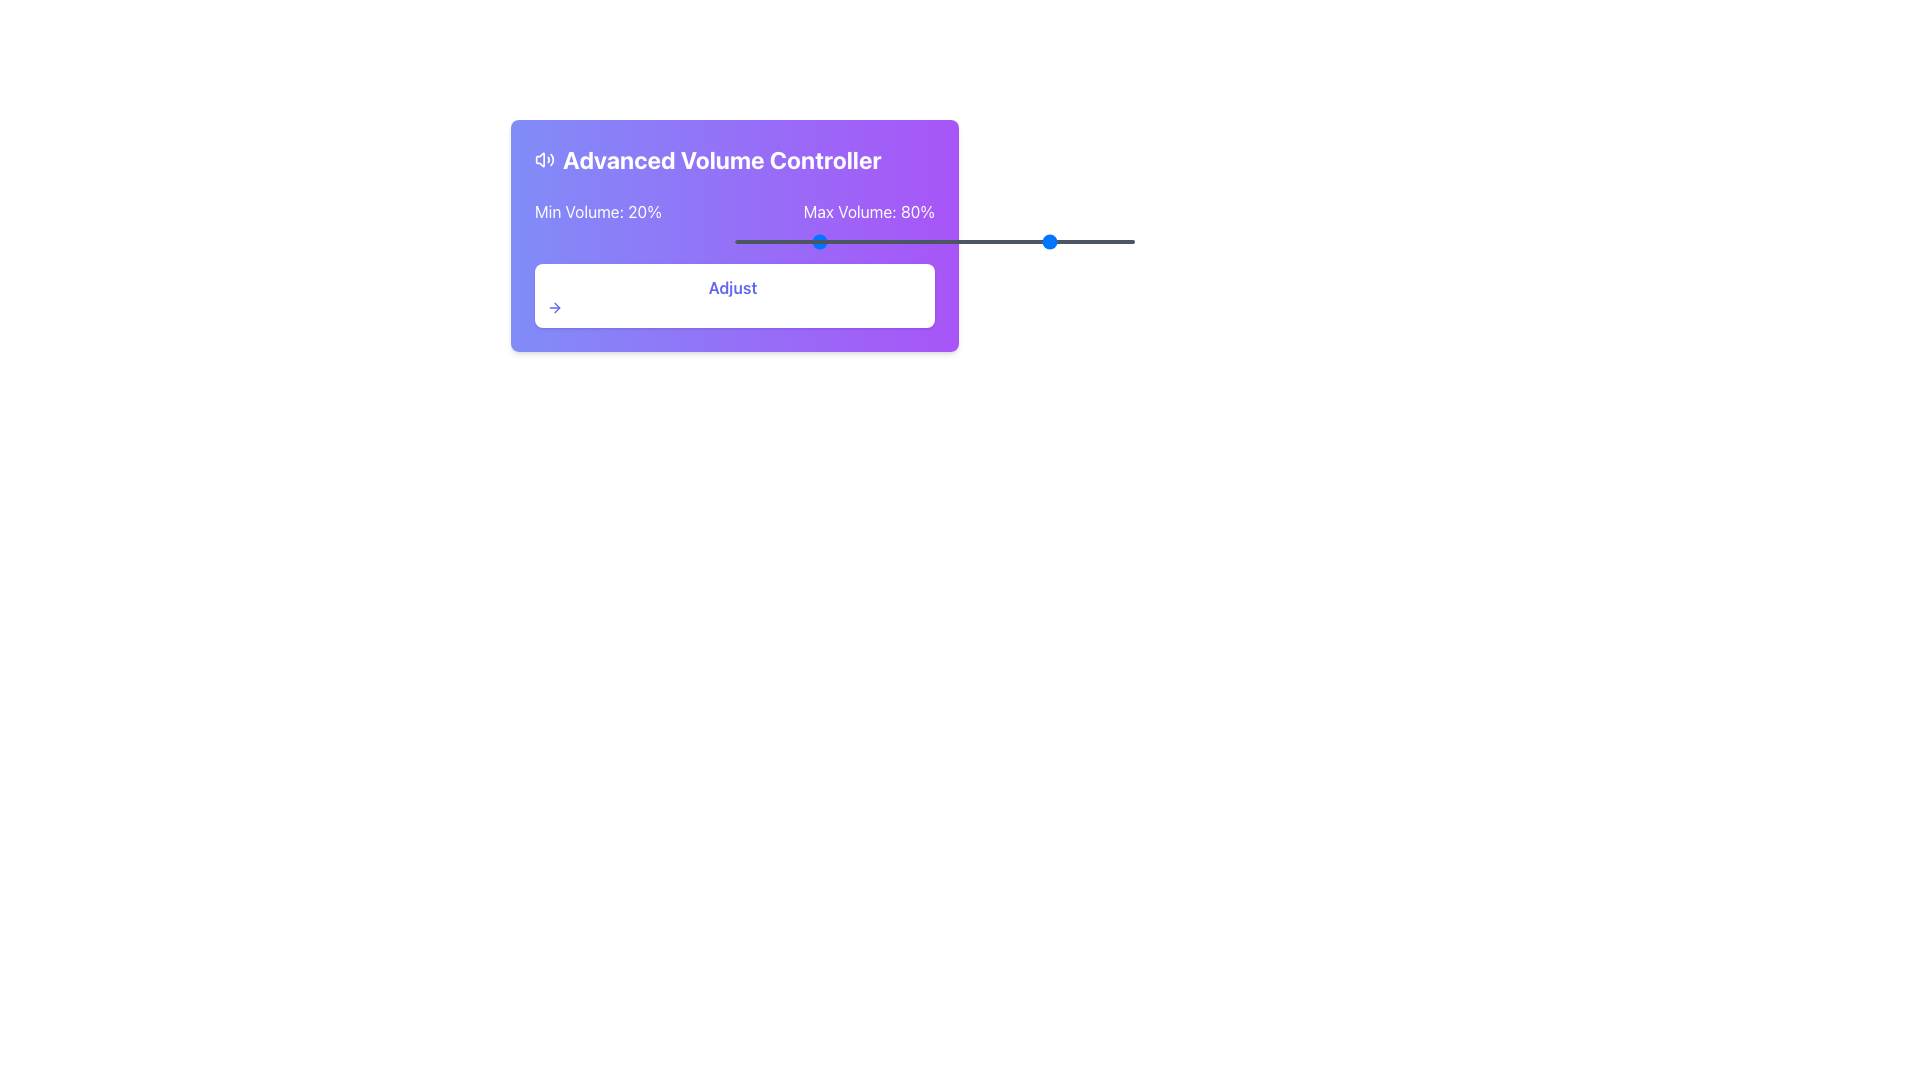 The width and height of the screenshot is (1920, 1080). I want to click on the slider, so click(1093, 241).